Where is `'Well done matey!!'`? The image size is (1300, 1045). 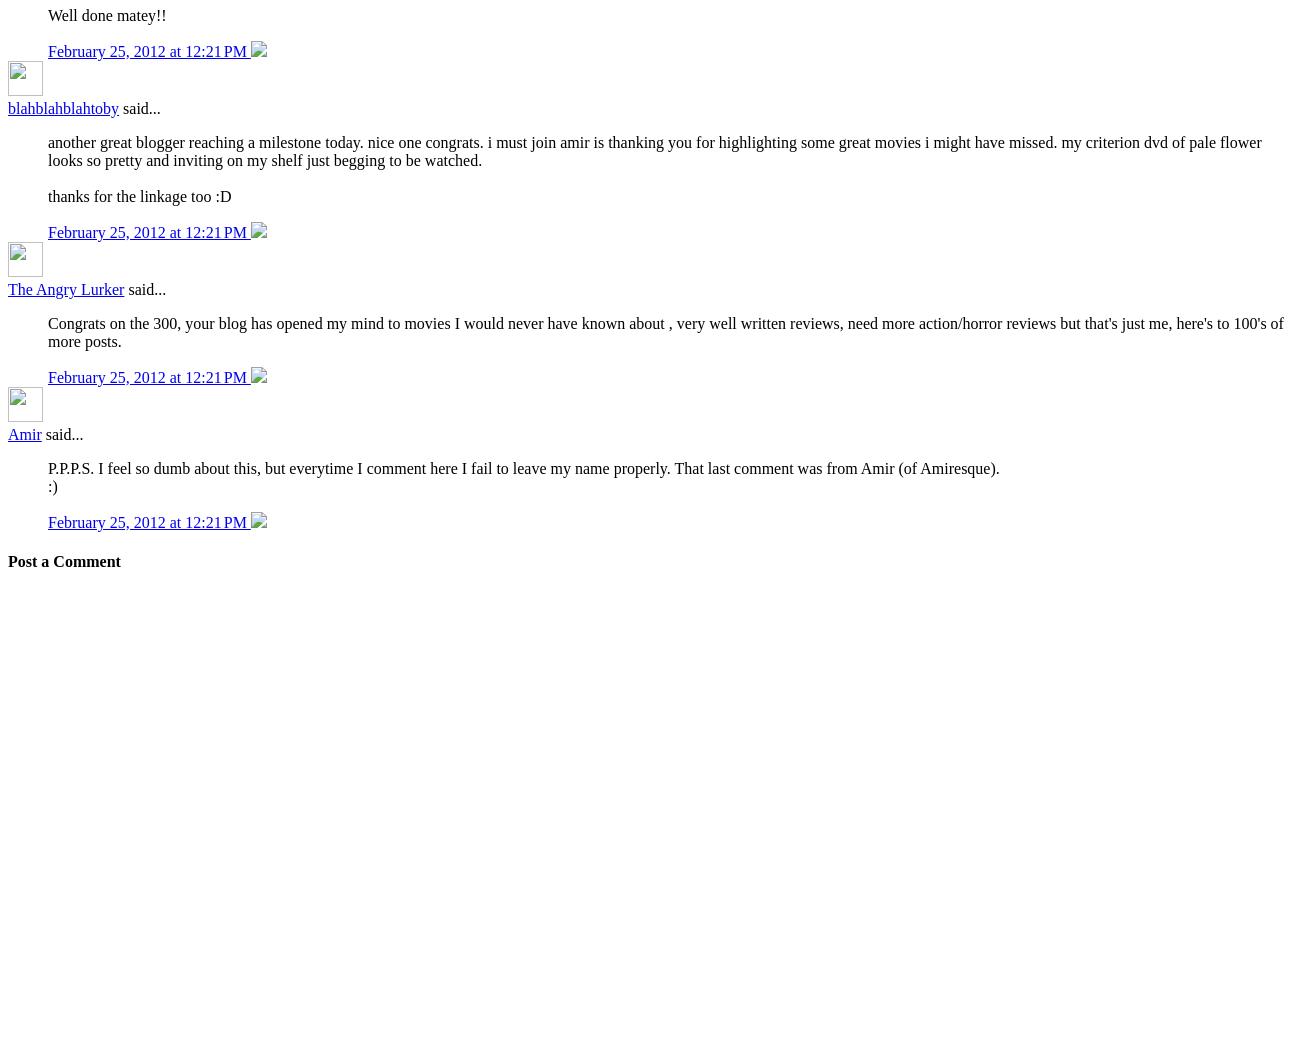
'Well done matey!!' is located at coordinates (106, 14).